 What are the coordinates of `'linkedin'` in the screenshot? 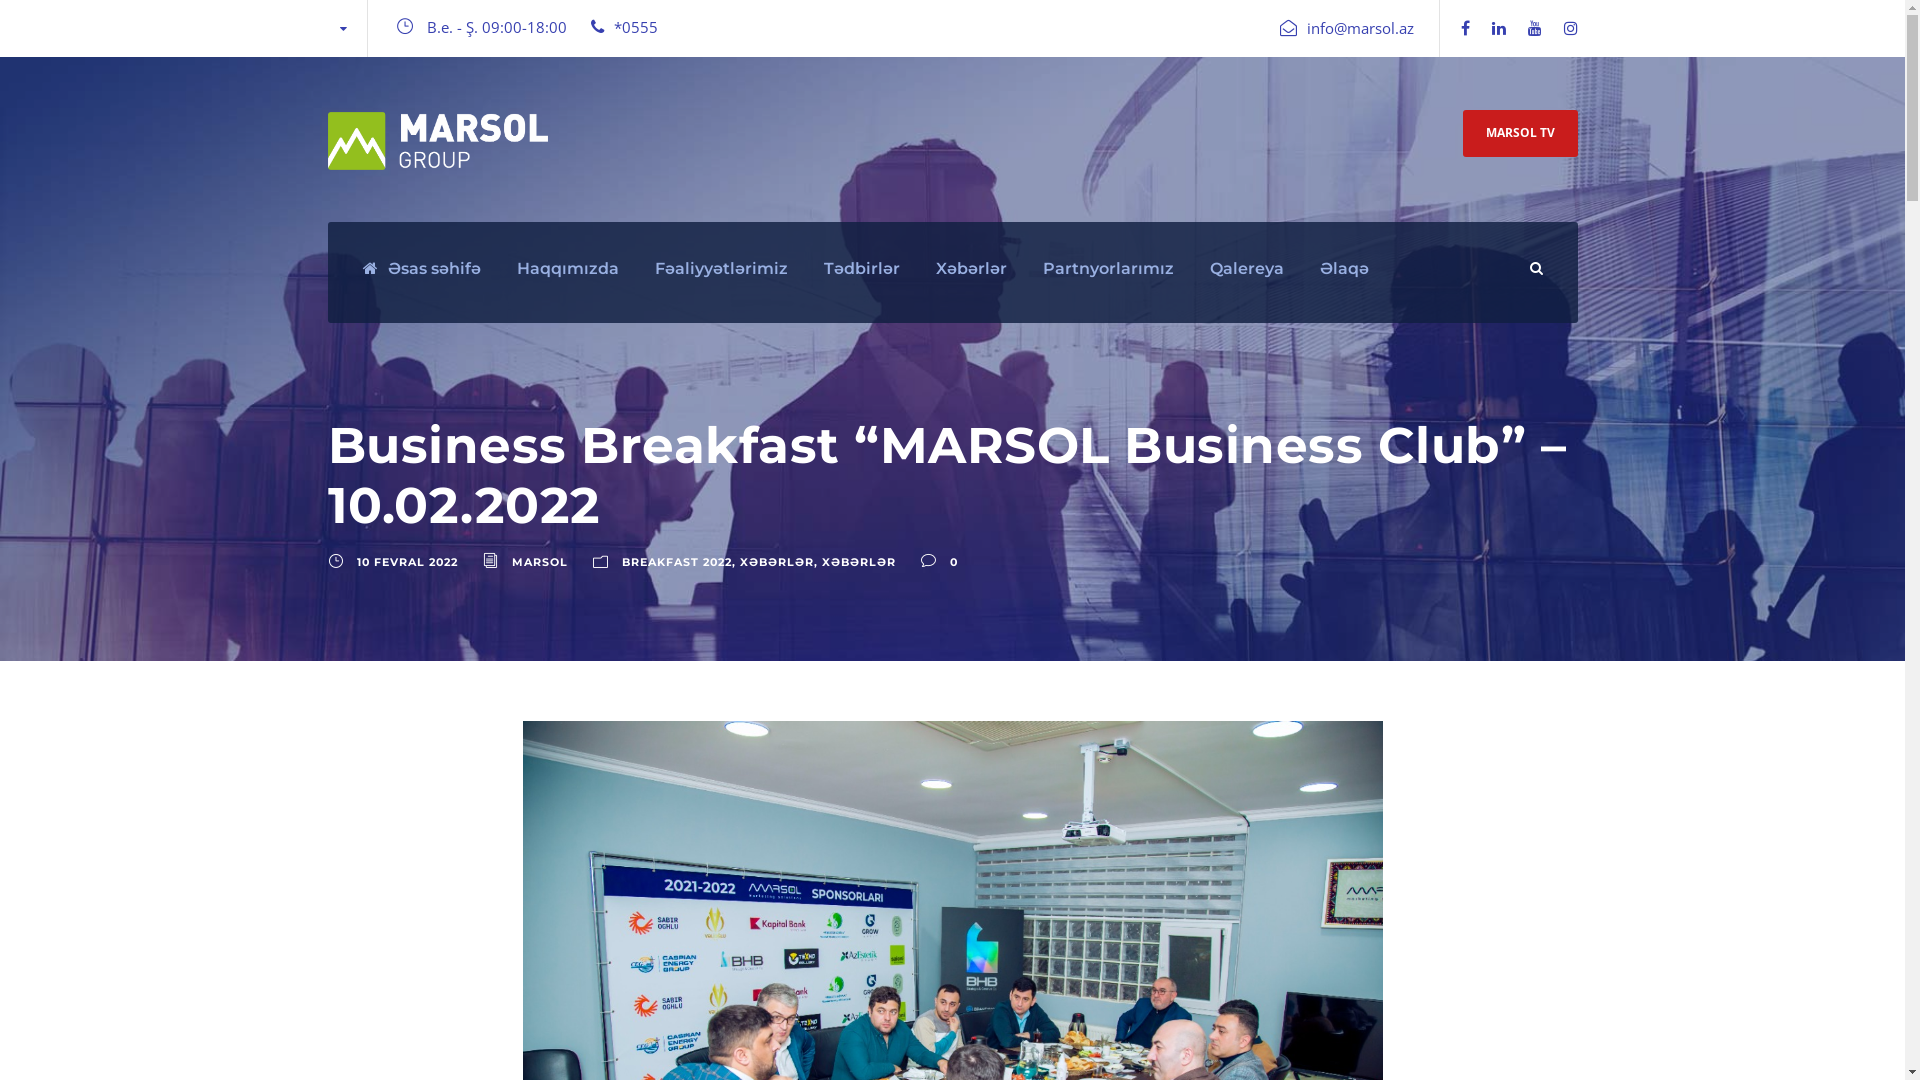 It's located at (1498, 27).